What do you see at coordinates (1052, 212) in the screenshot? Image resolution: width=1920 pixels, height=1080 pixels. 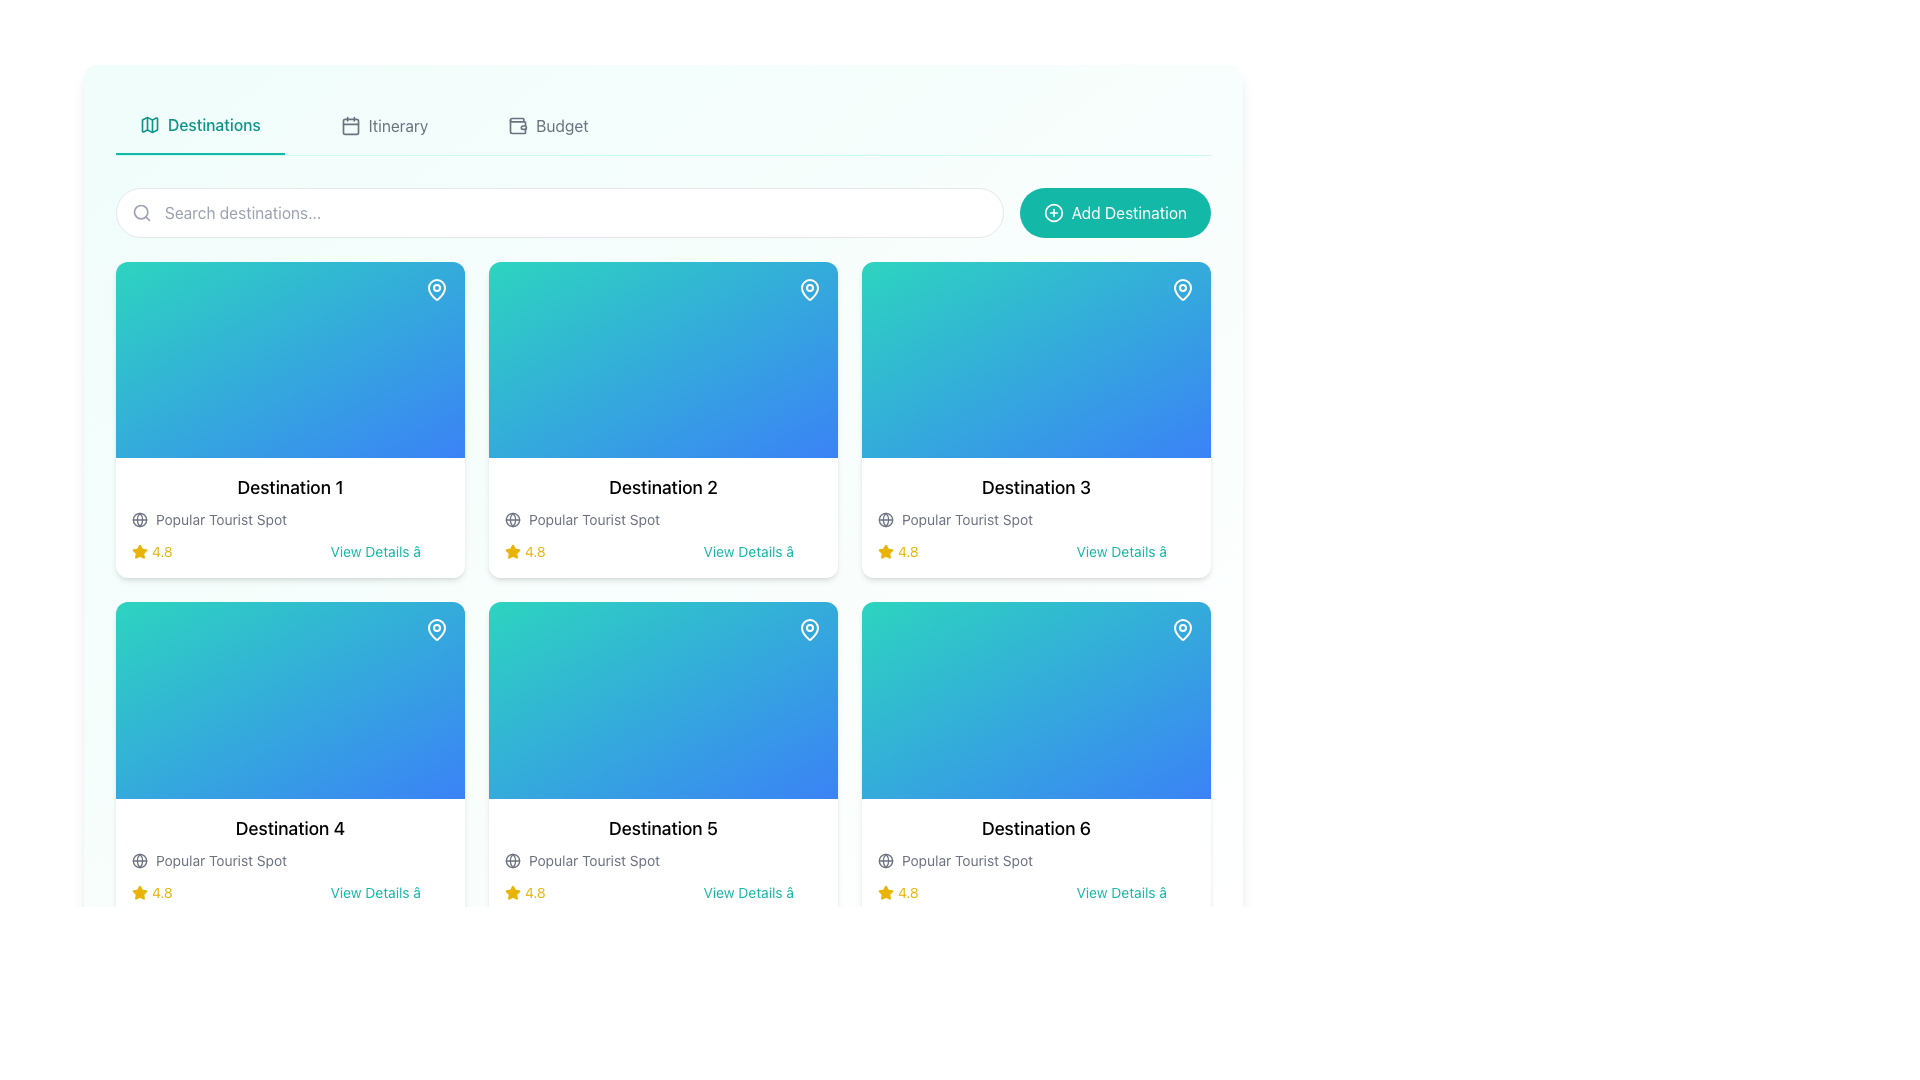 I see `the plus sign icon within the 'Add Destination' button located at the top-right corner of the interface` at bounding box center [1052, 212].